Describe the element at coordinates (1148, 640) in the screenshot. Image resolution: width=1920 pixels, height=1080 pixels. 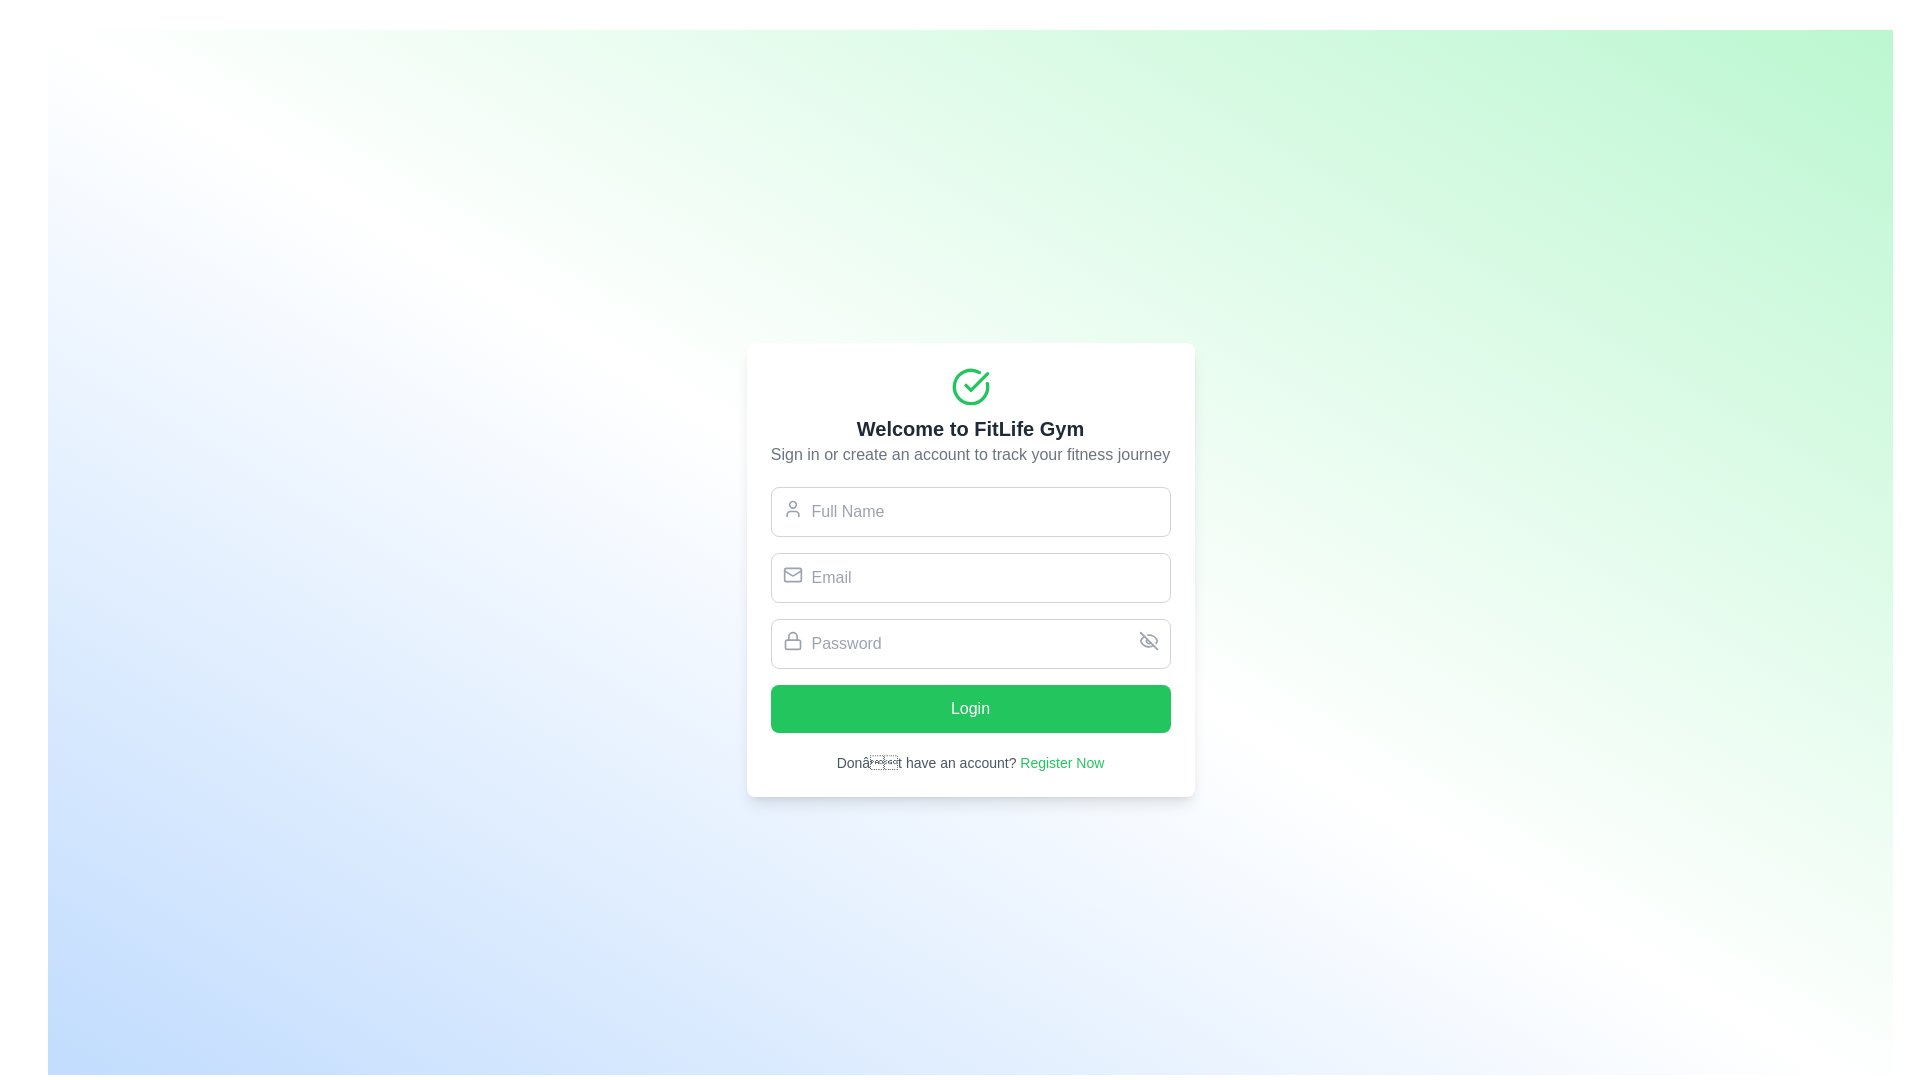
I see `the 'eye-off' button located in the top-right corner of the password input field` at that location.